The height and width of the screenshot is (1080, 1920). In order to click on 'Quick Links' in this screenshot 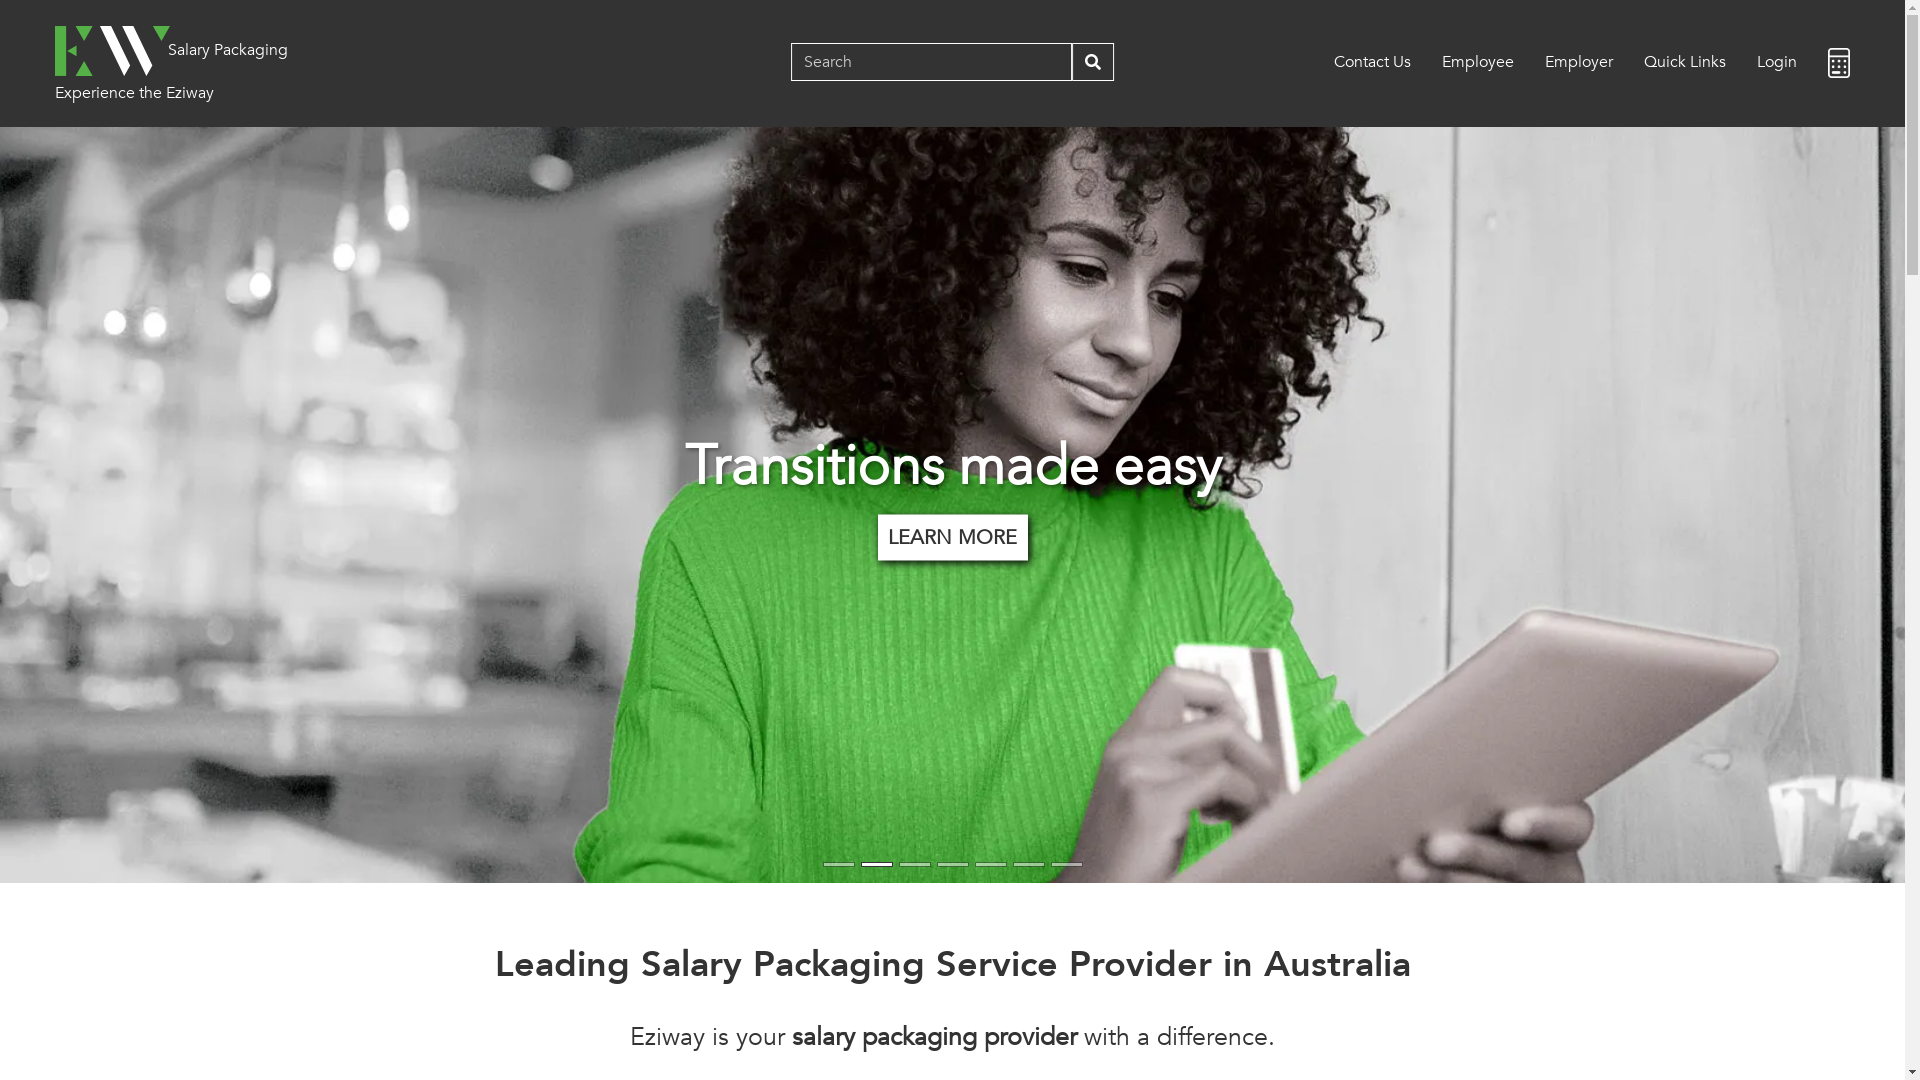, I will do `click(1683, 60)`.